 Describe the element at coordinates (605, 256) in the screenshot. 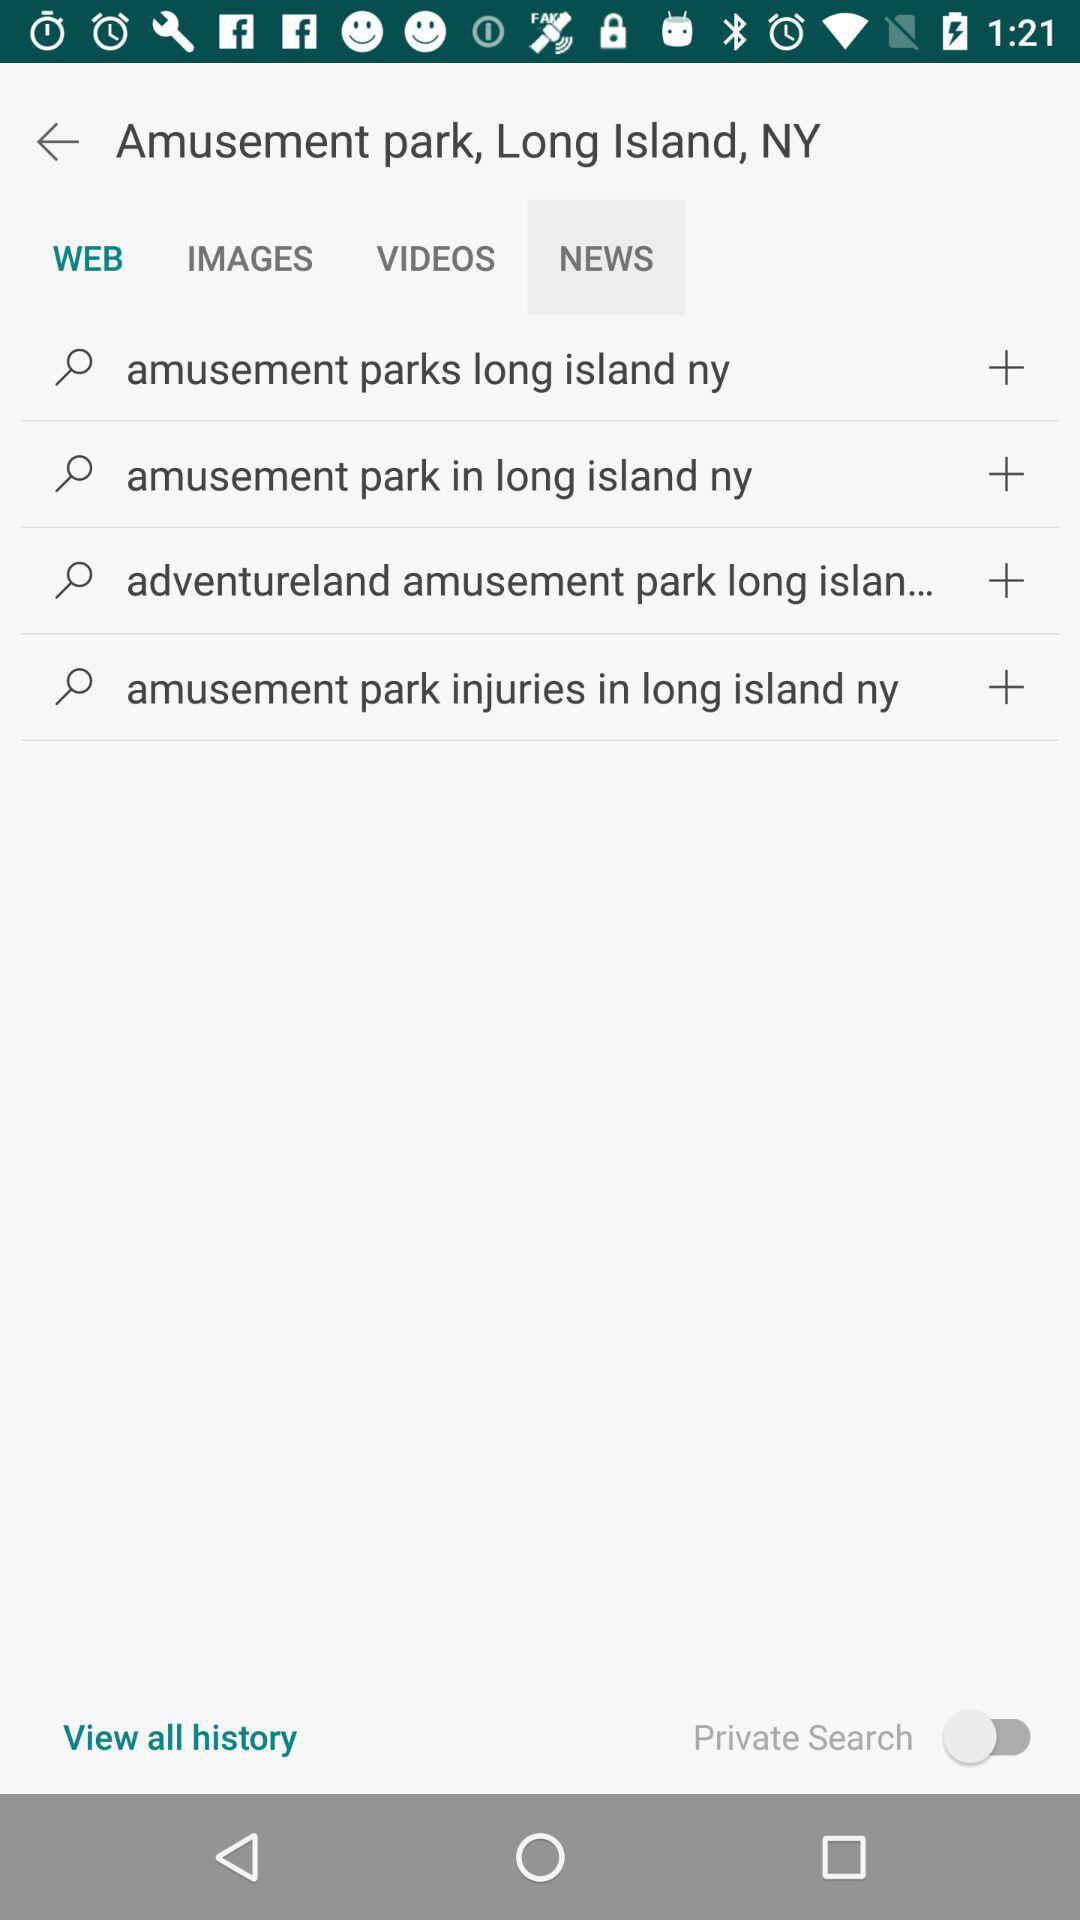

I see `icon above the amusement parks long icon` at that location.